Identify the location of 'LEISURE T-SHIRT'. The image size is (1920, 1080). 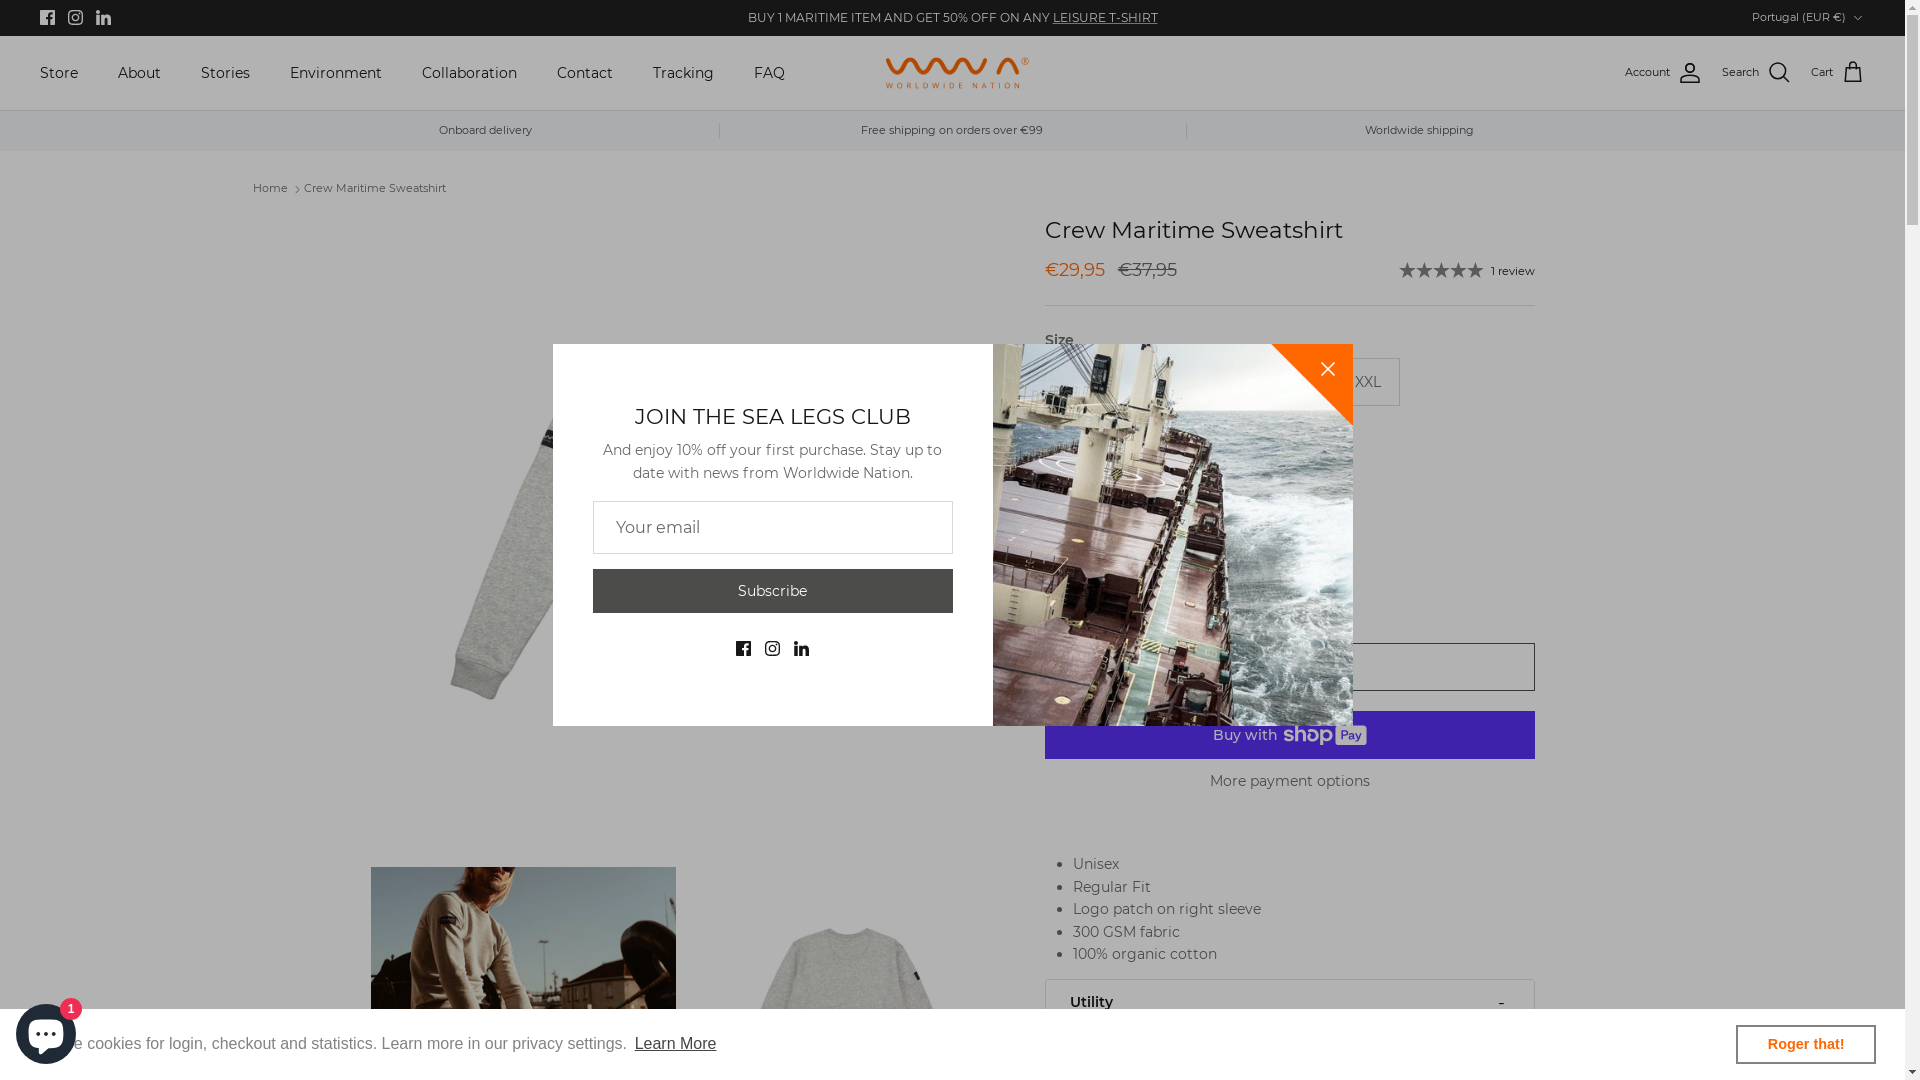
(1103, 17).